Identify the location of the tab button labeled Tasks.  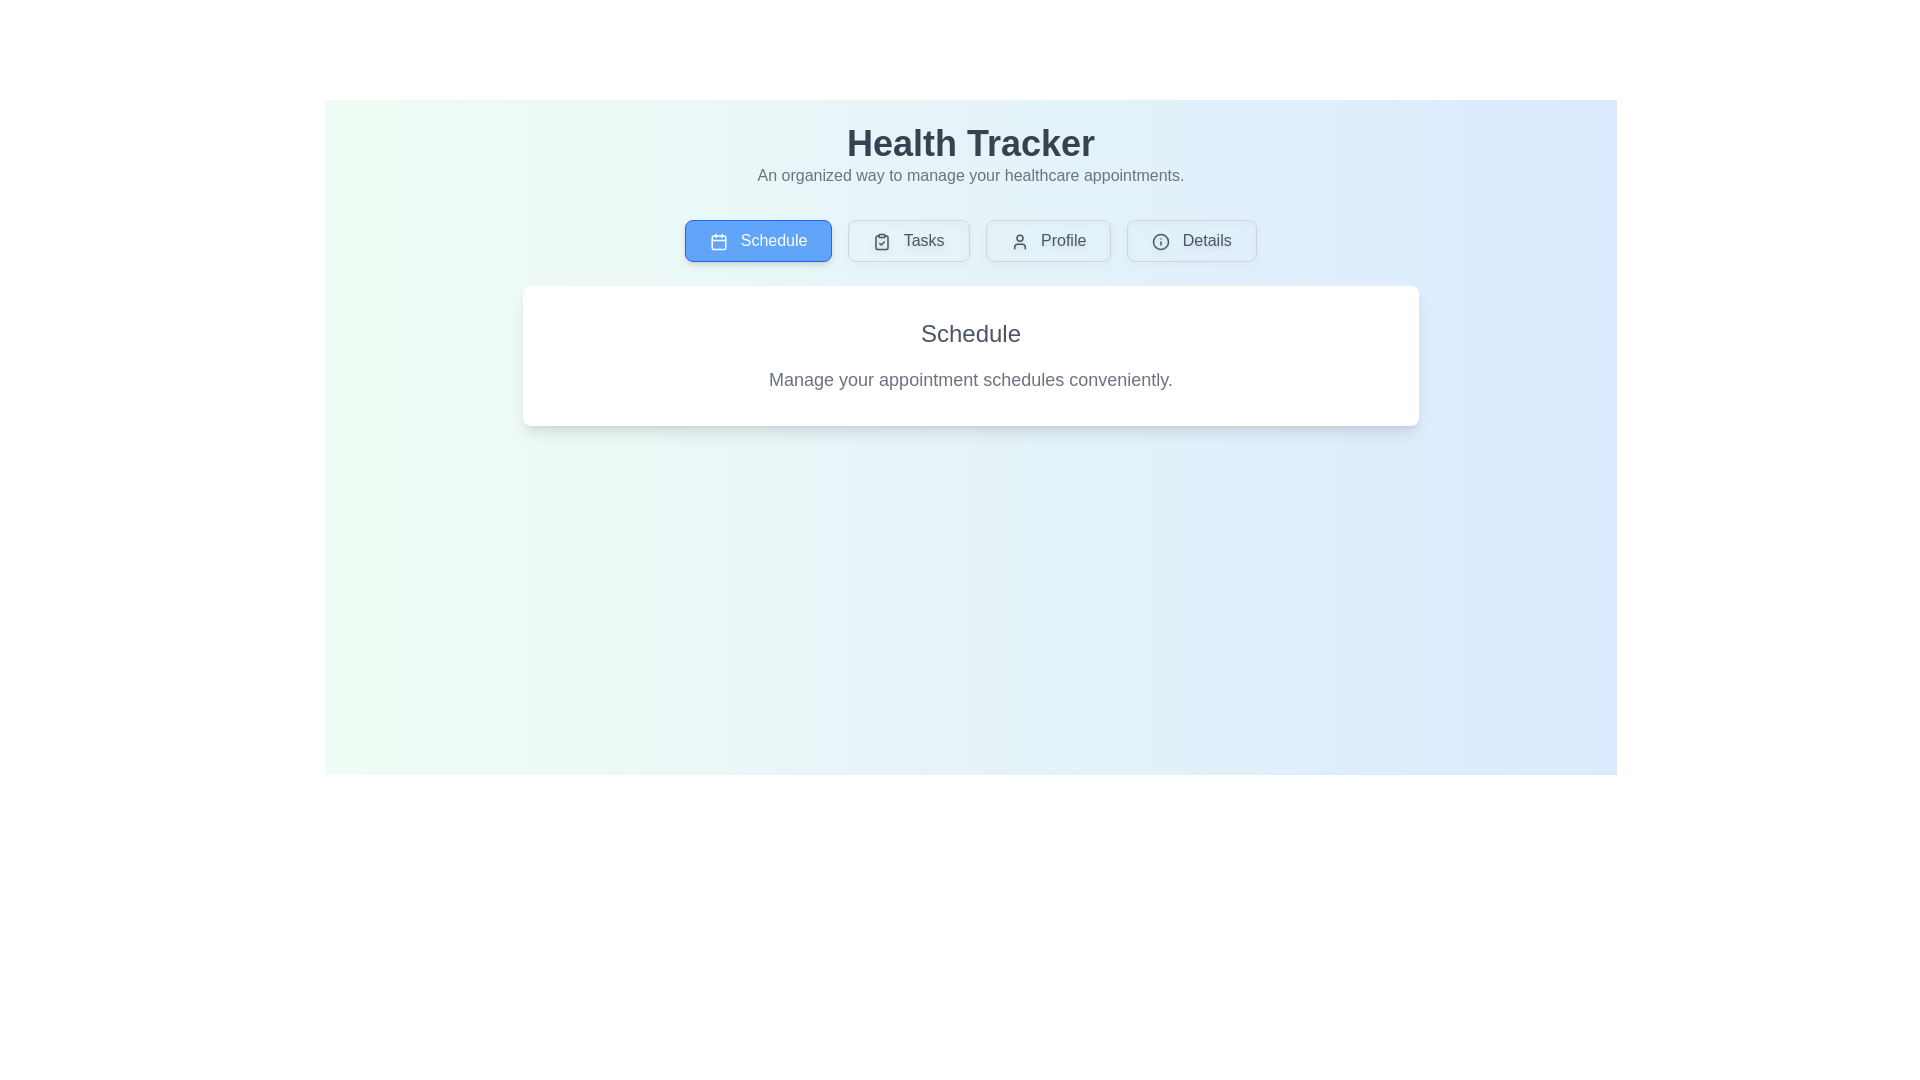
(907, 239).